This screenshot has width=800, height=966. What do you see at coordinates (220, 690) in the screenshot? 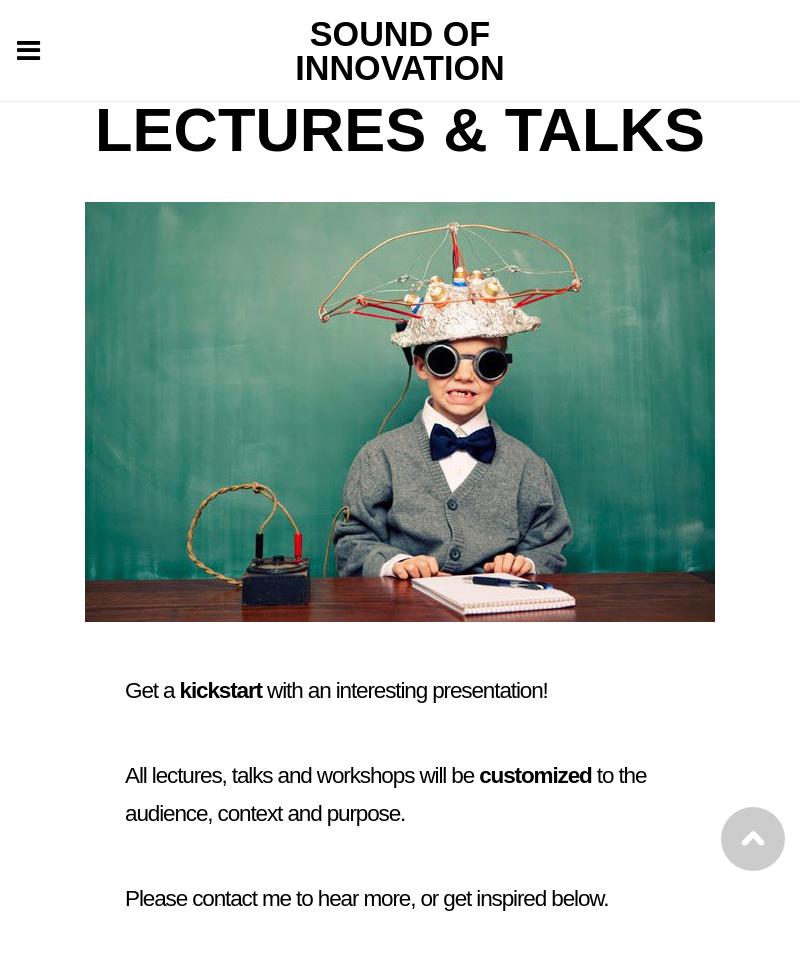
I see `'kickstart'` at bounding box center [220, 690].